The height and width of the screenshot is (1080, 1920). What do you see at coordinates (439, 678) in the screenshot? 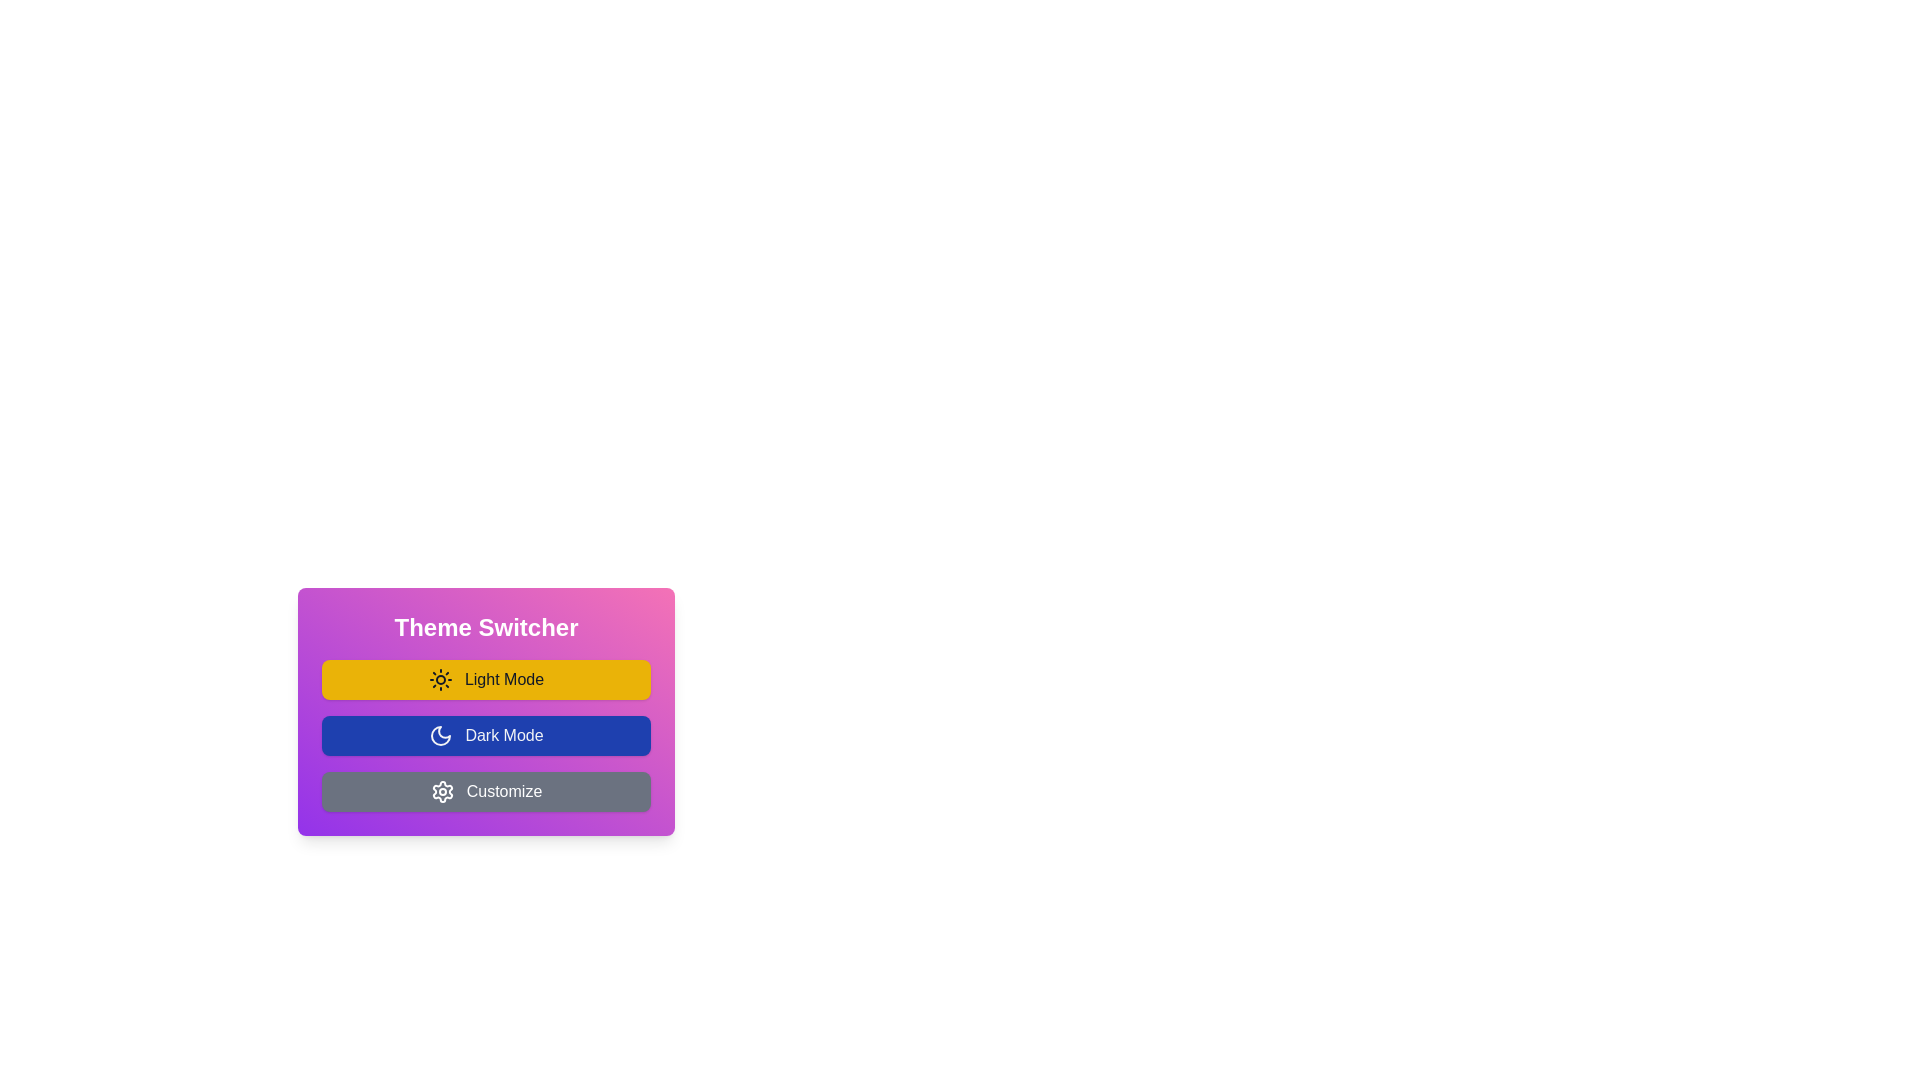
I see `the light mode toggle icon located within the 'Theme Switcher' vertical menu, positioned adjacent to the 'Light Mode' label` at bounding box center [439, 678].